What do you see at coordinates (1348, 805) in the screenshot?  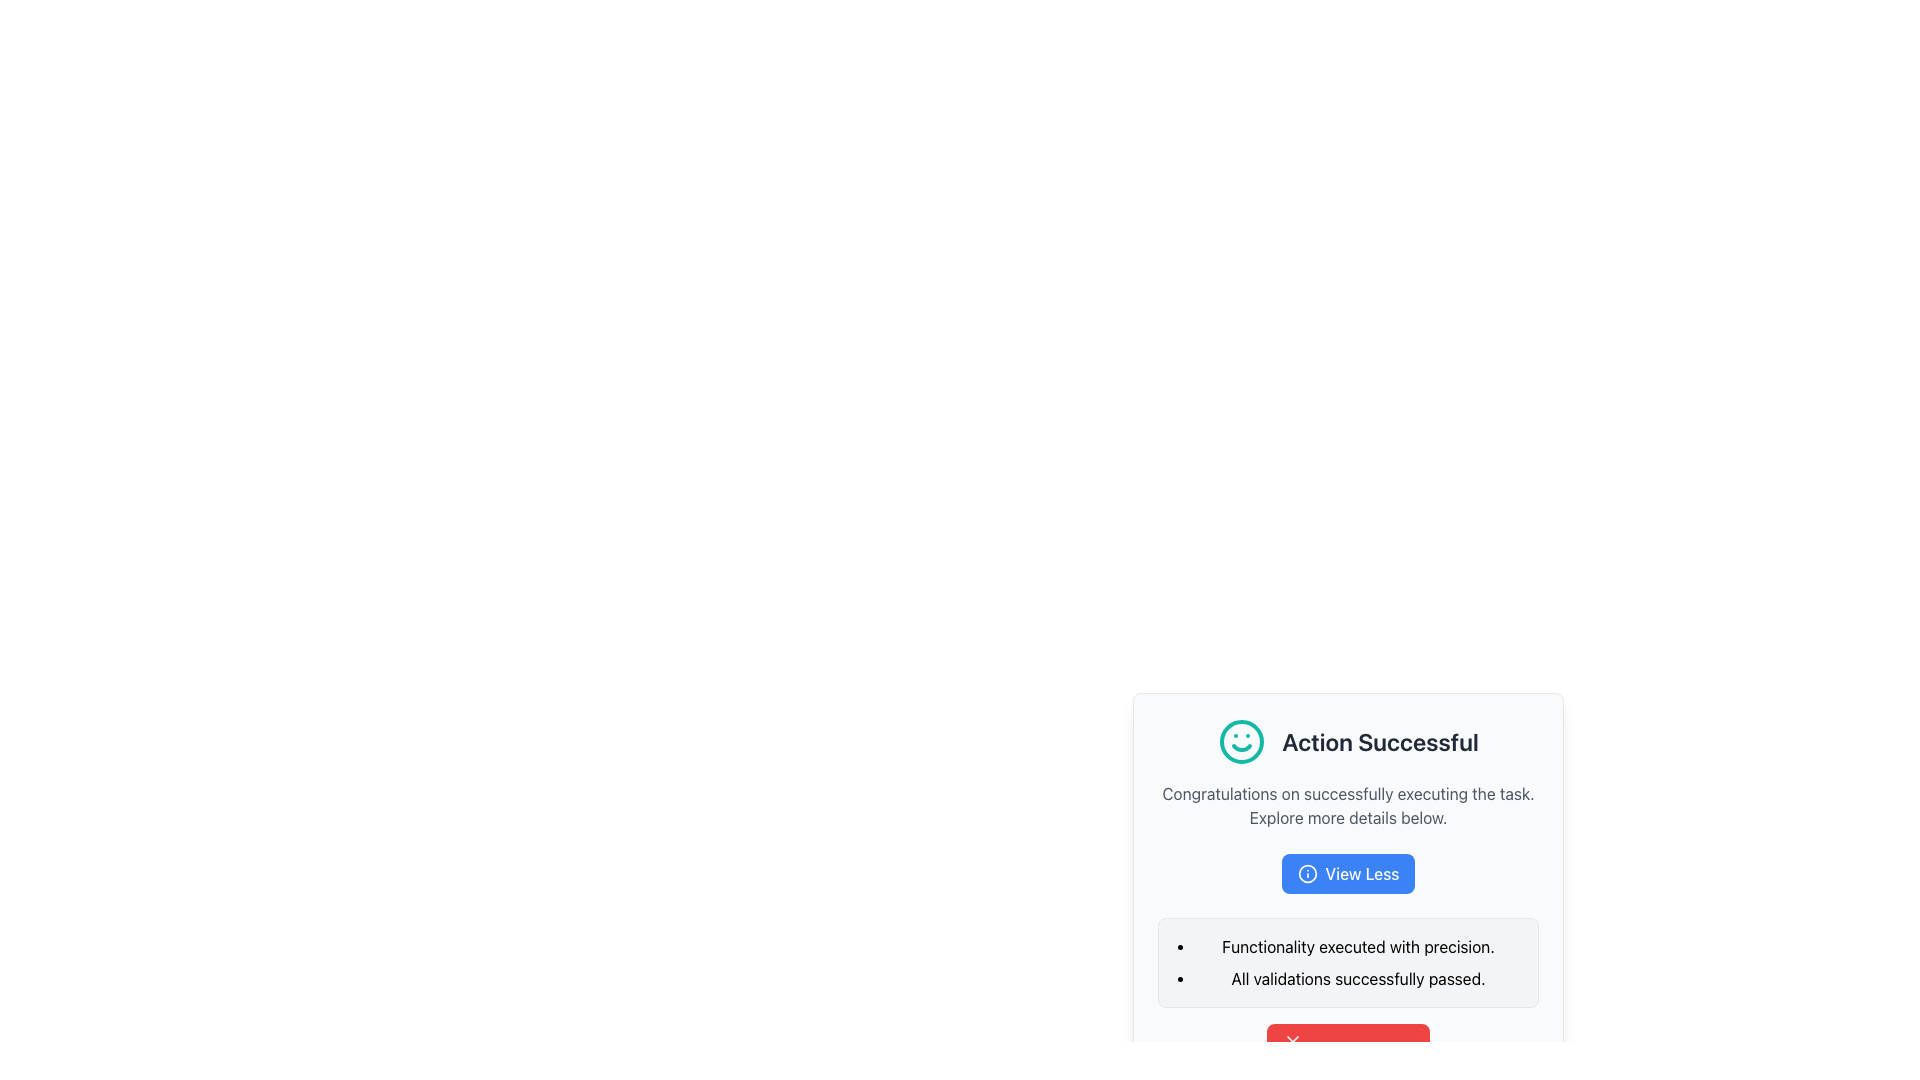 I see `the congratulatory text message displayed in a center-aligned, gray font, which is located below the title 'Action Successful' and above the 'View Less' button` at bounding box center [1348, 805].